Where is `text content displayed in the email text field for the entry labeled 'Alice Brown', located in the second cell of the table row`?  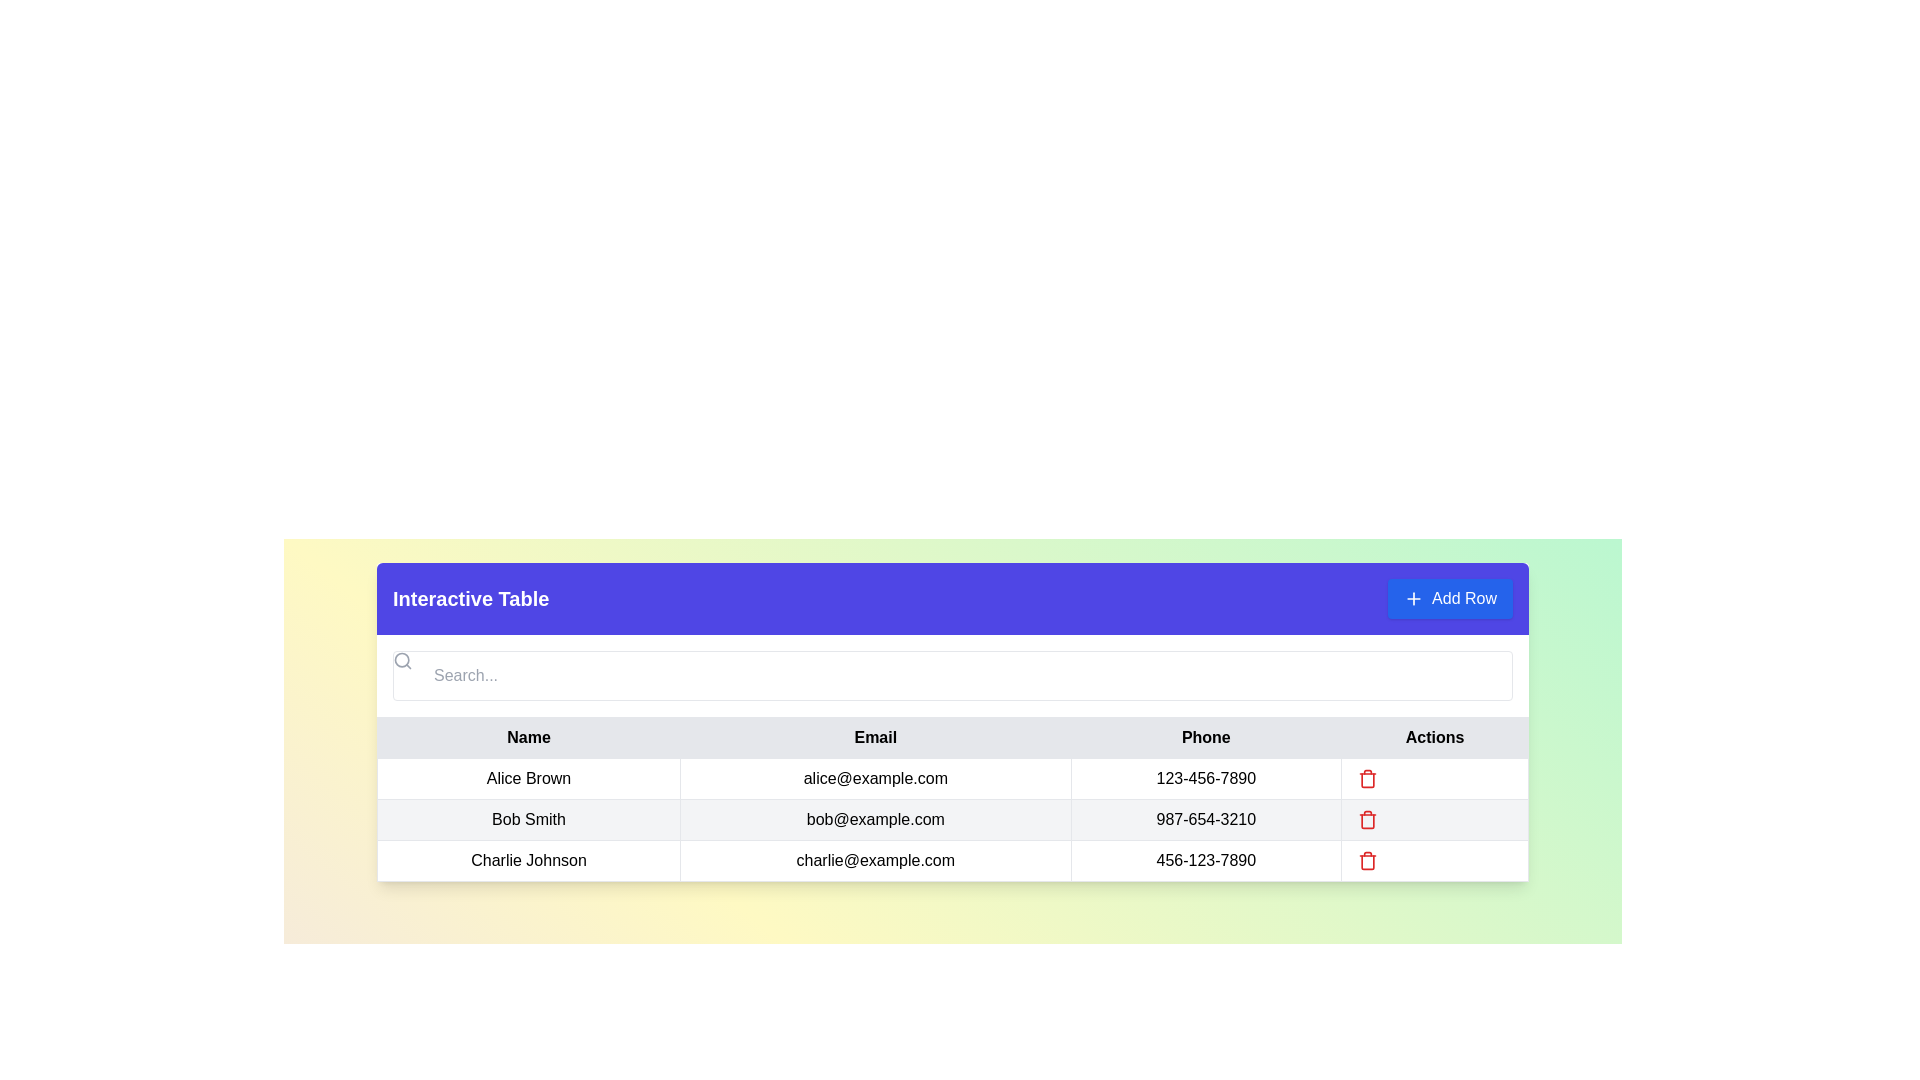
text content displayed in the email text field for the entry labeled 'Alice Brown', located in the second cell of the table row is located at coordinates (875, 778).